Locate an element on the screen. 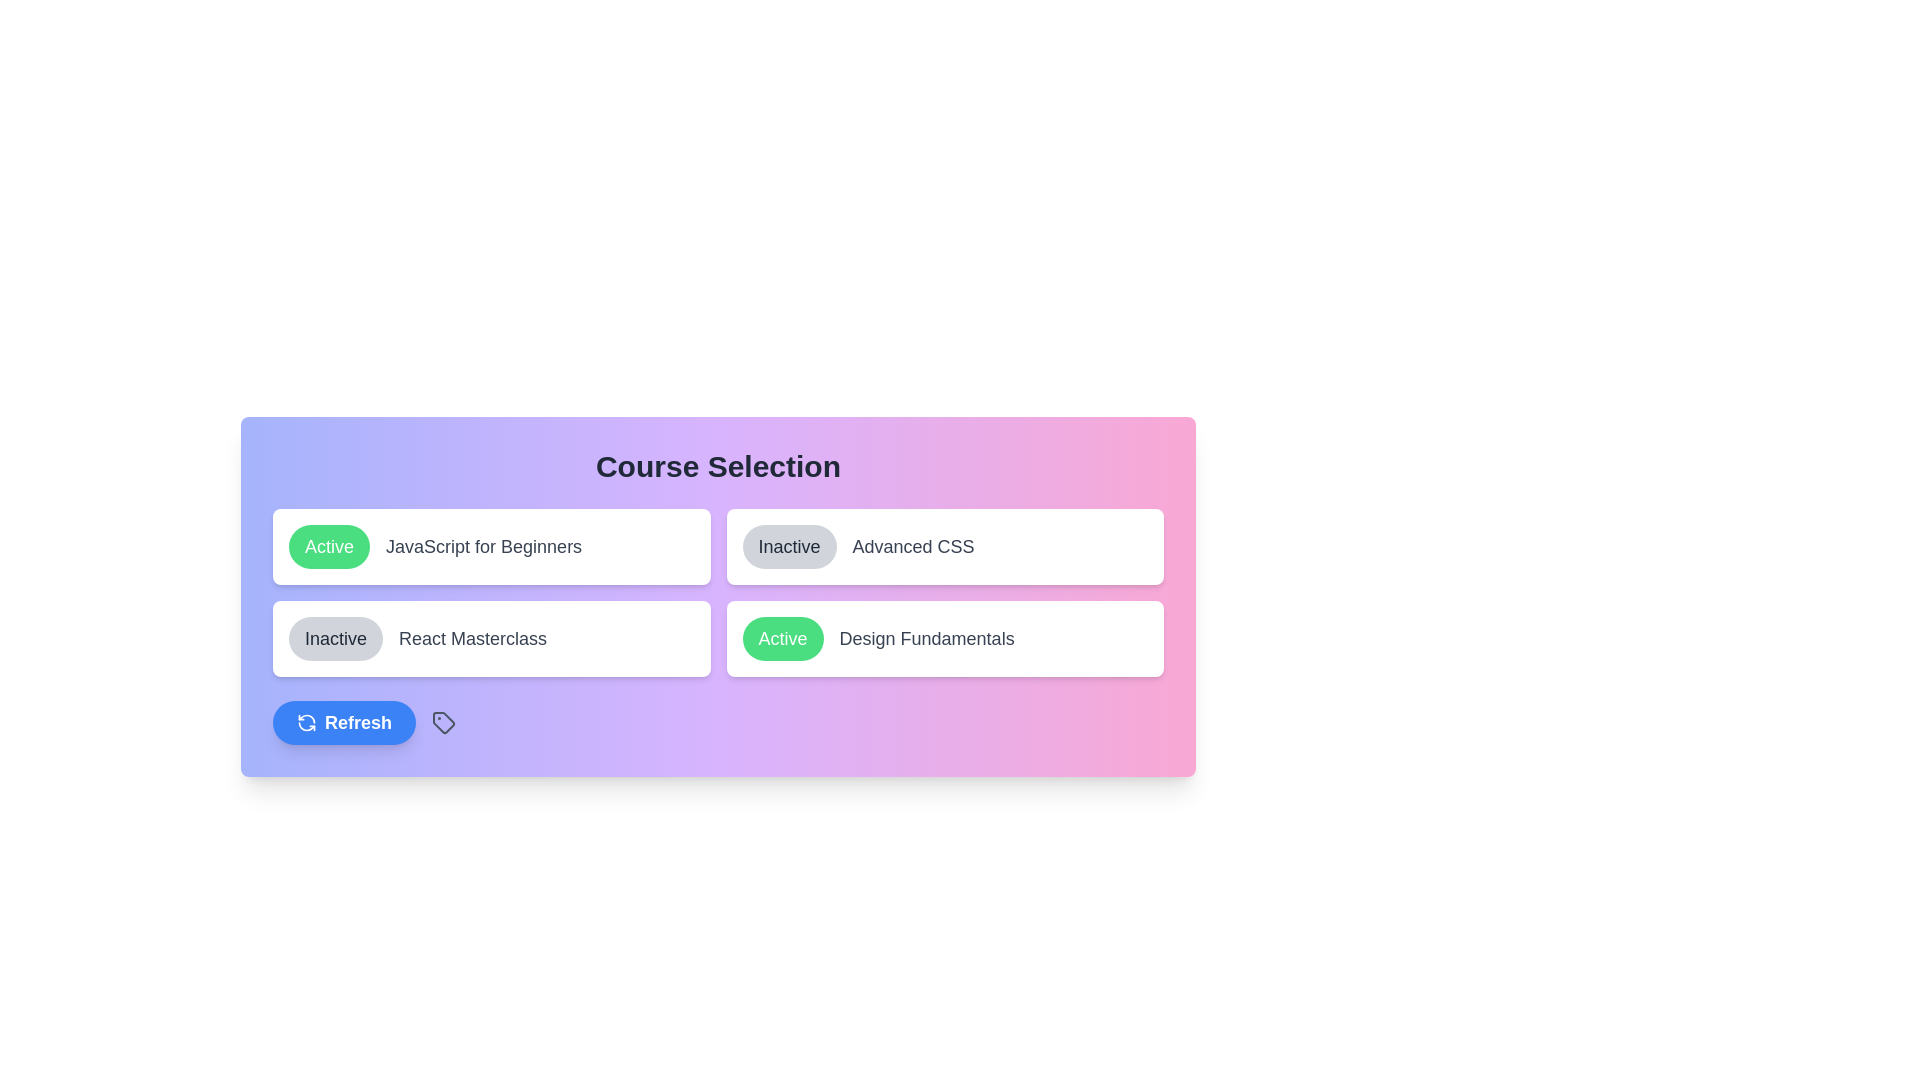 This screenshot has width=1920, height=1080. the adjacent elements of the 'Advanced CSS' informational tile, which is currently labeled as 'Inactive' is located at coordinates (944, 547).